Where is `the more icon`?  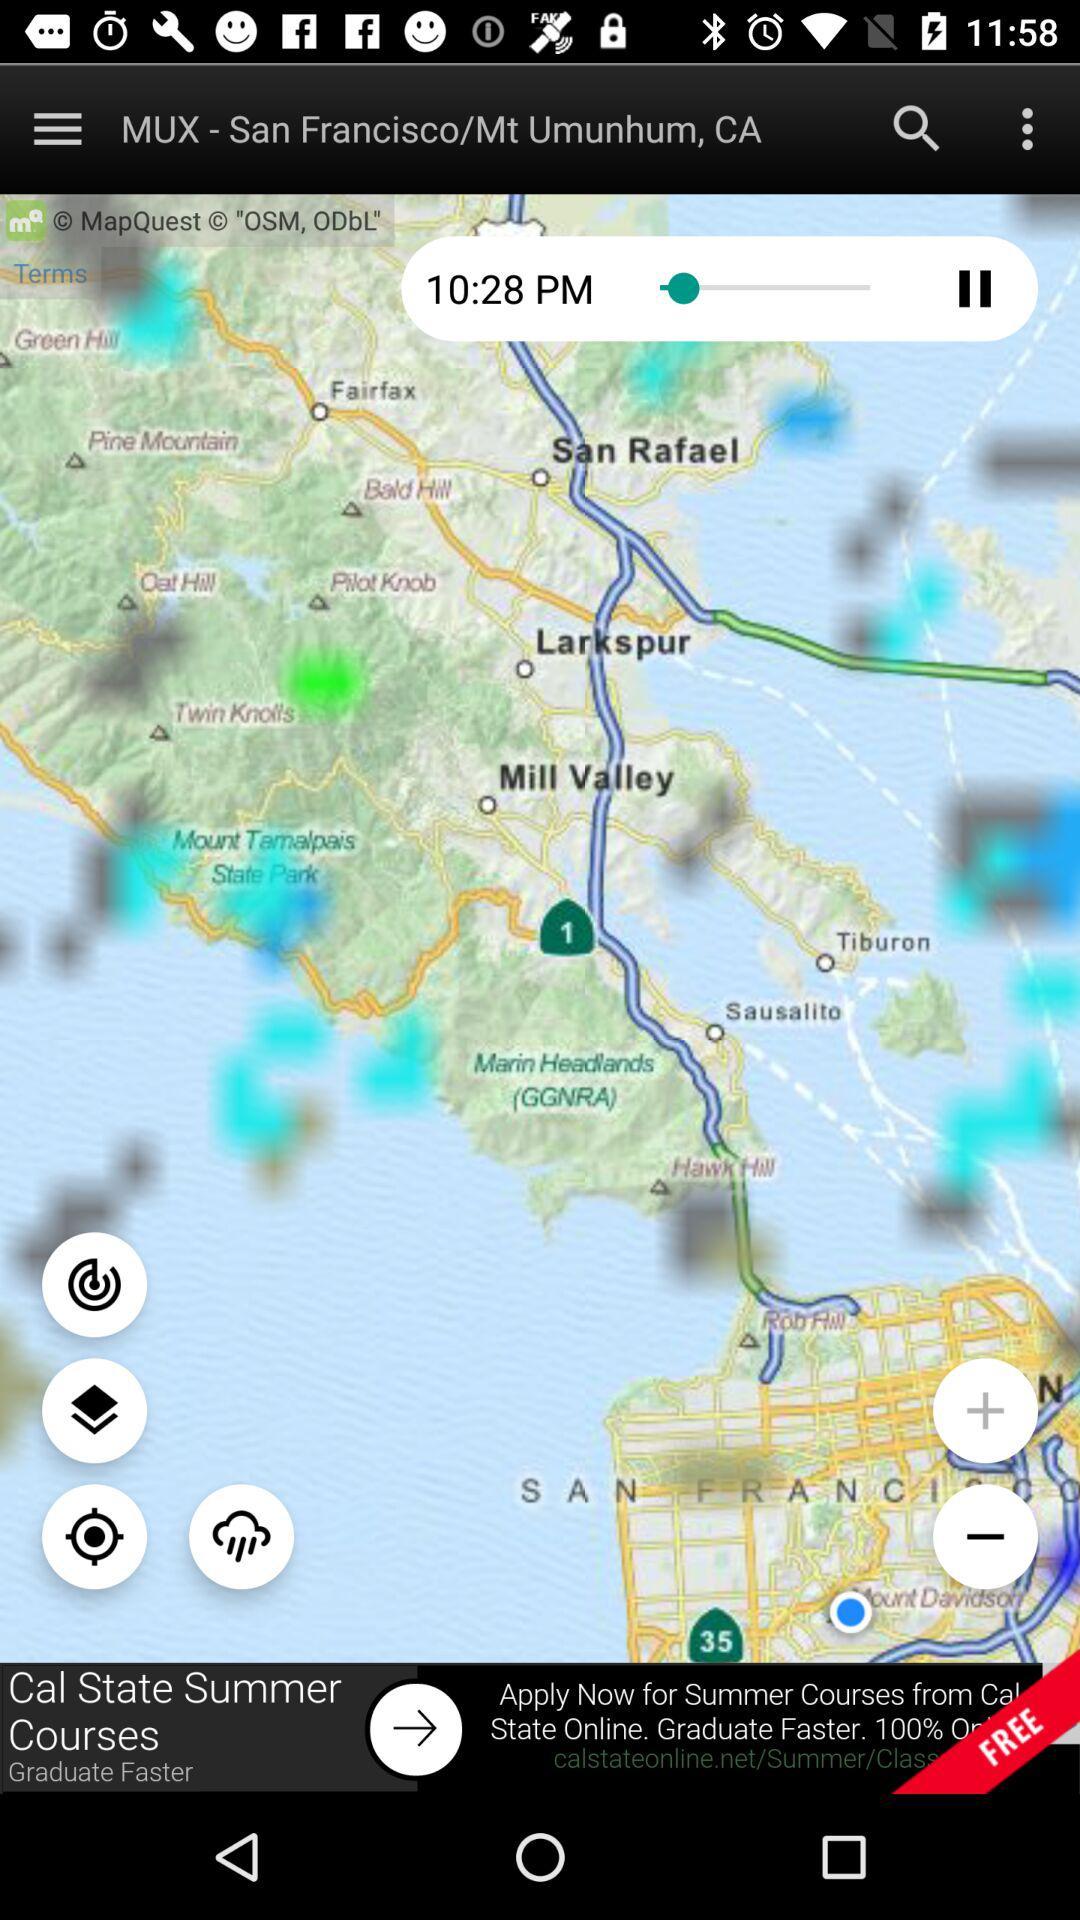 the more icon is located at coordinates (1027, 127).